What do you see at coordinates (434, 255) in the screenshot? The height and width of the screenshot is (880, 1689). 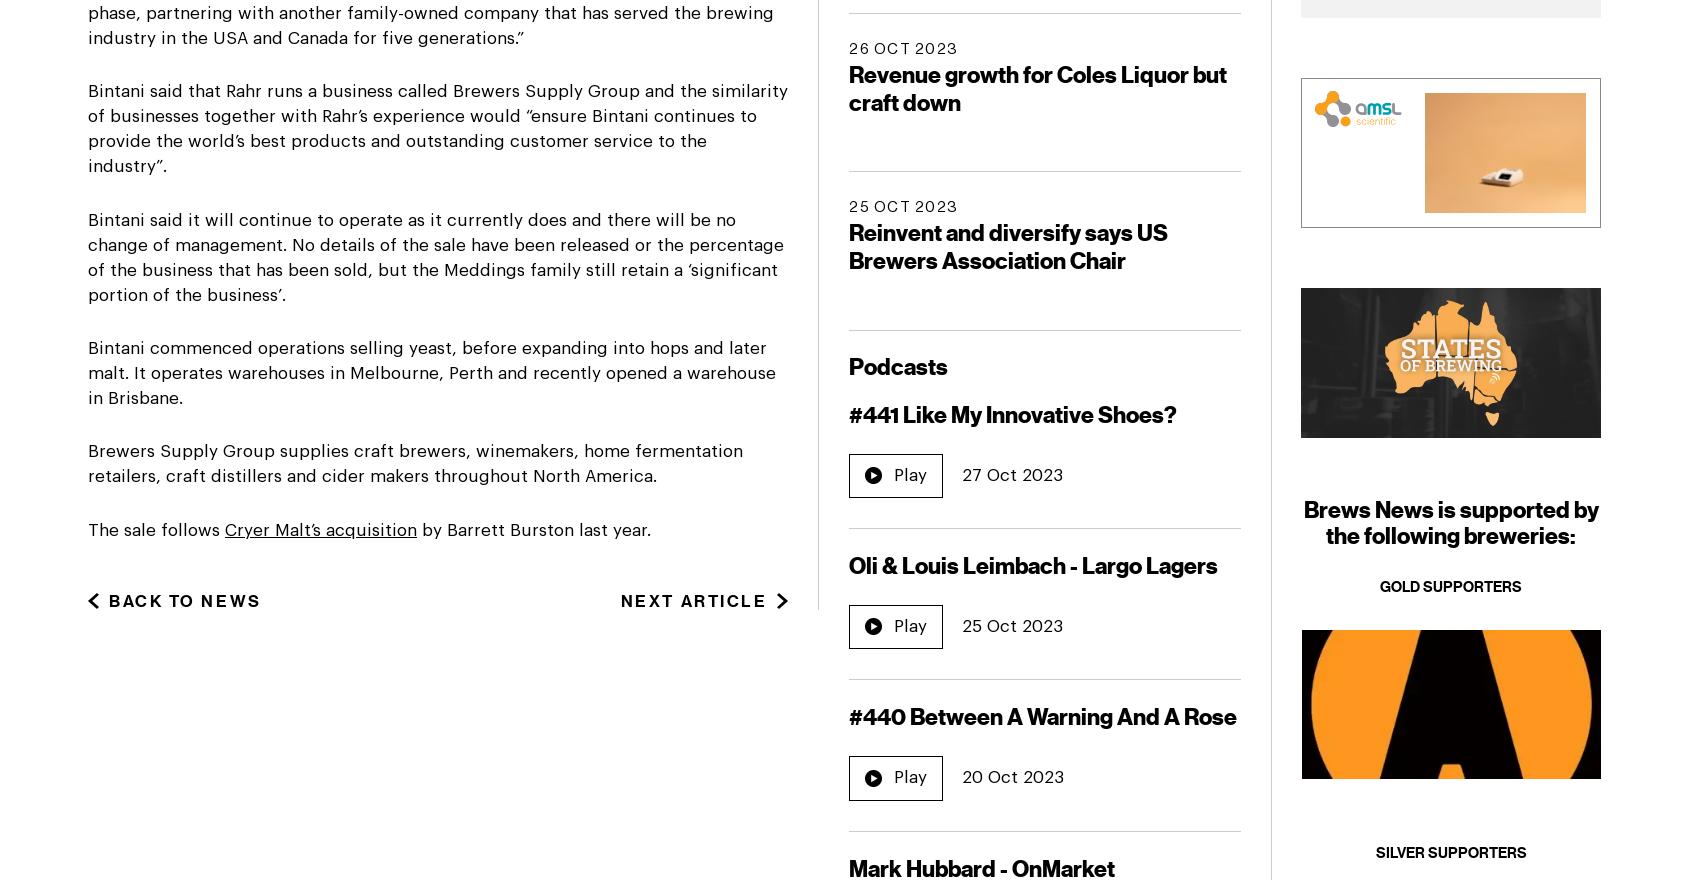 I see `'Bintani said it will continue to operate as it currently does and there will be no change of management. No details of the sale have been released or the percentage of the business that has been sold, but the Meddings family still retain a ‘significant portion of the business’.'` at bounding box center [434, 255].